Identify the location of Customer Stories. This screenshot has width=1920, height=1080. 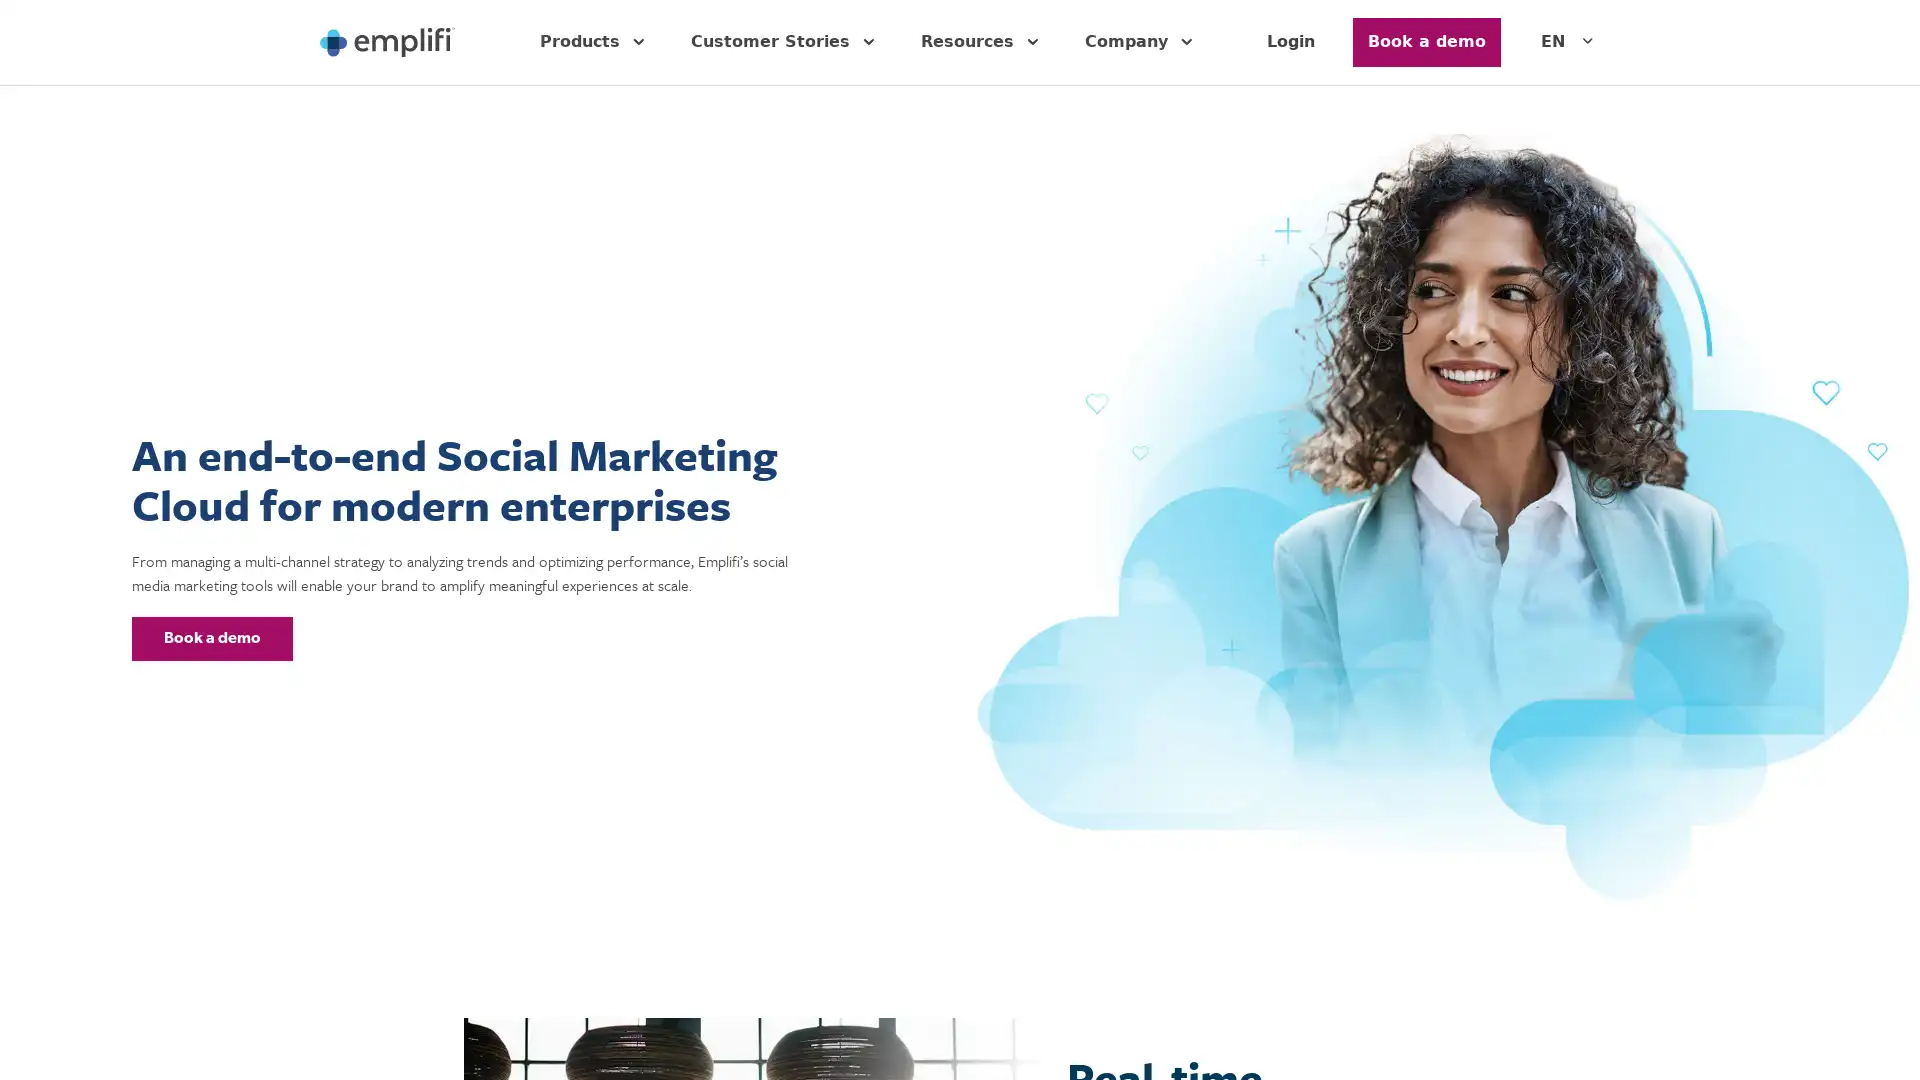
(785, 42).